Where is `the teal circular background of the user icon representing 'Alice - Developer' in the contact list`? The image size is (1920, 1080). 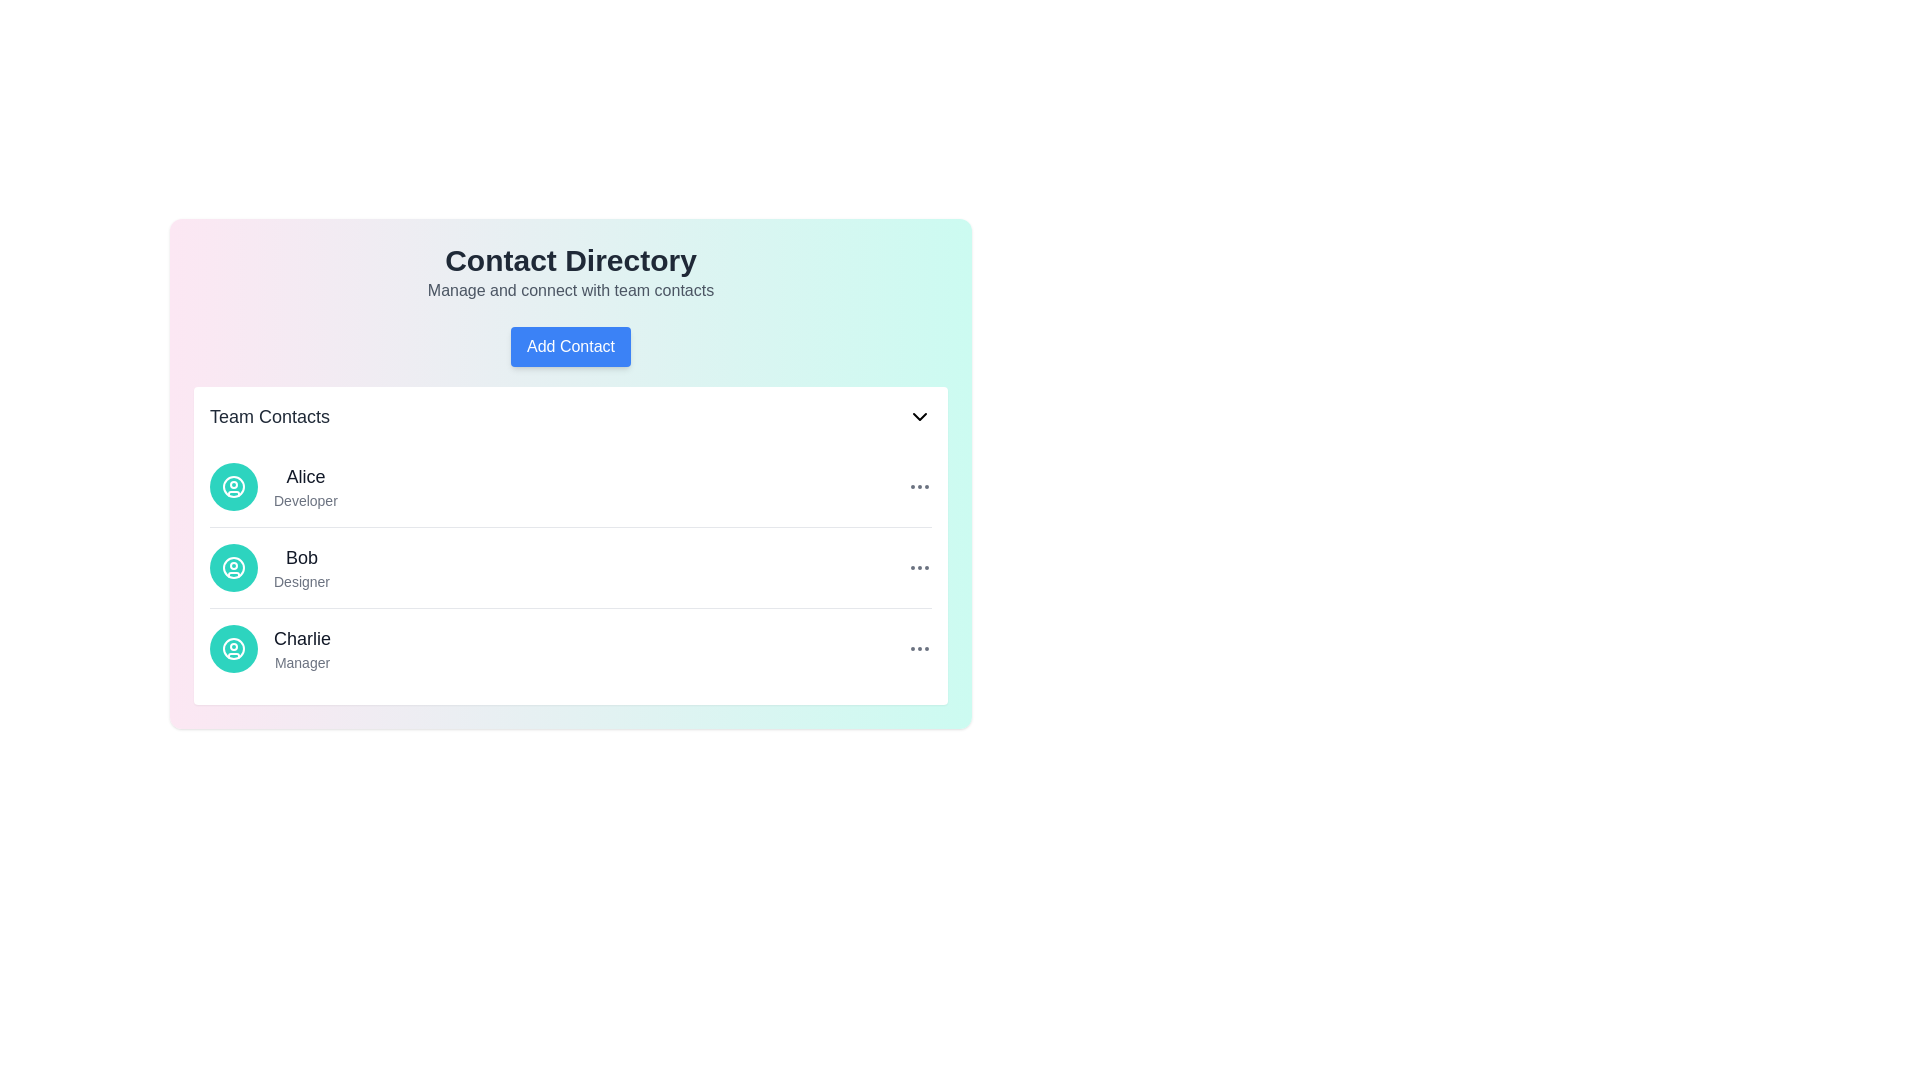
the teal circular background of the user icon representing 'Alice - Developer' in the contact list is located at coordinates (234, 486).